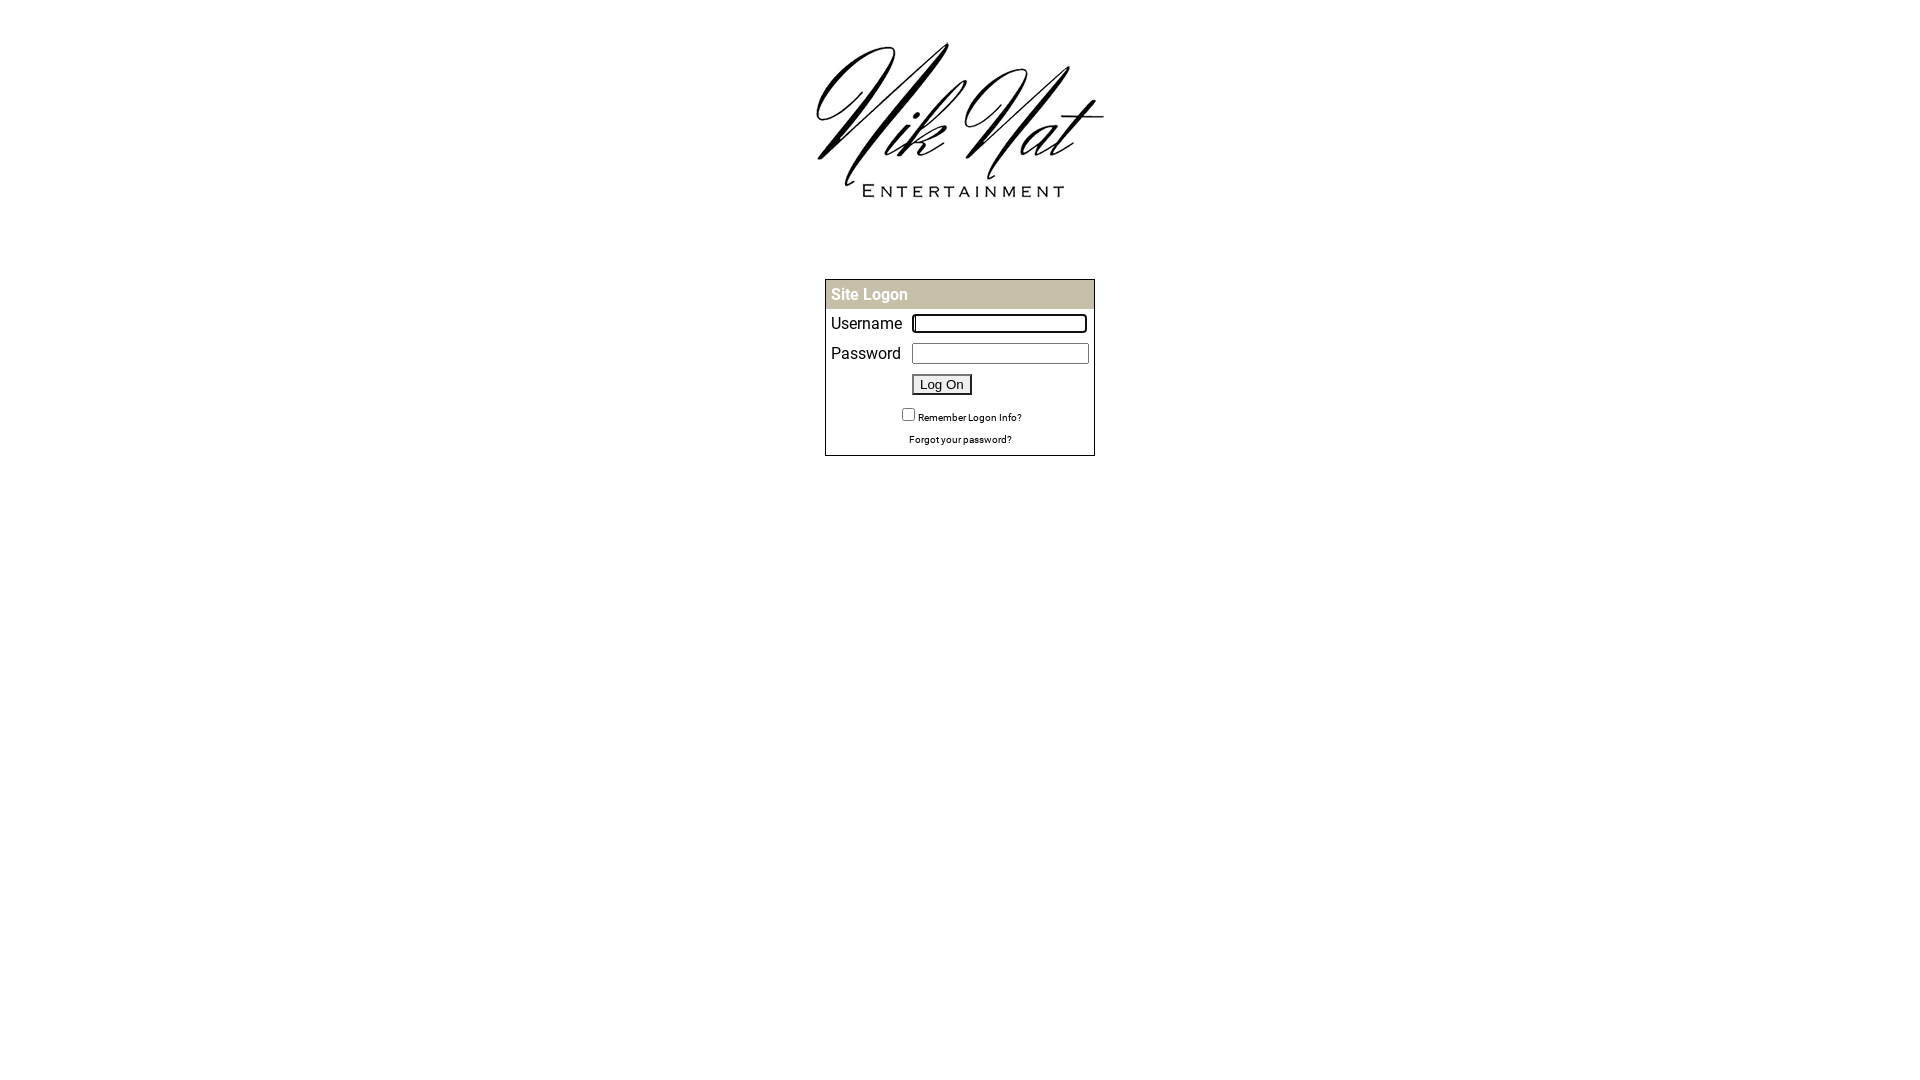  I want to click on 'Log On', so click(911, 384).